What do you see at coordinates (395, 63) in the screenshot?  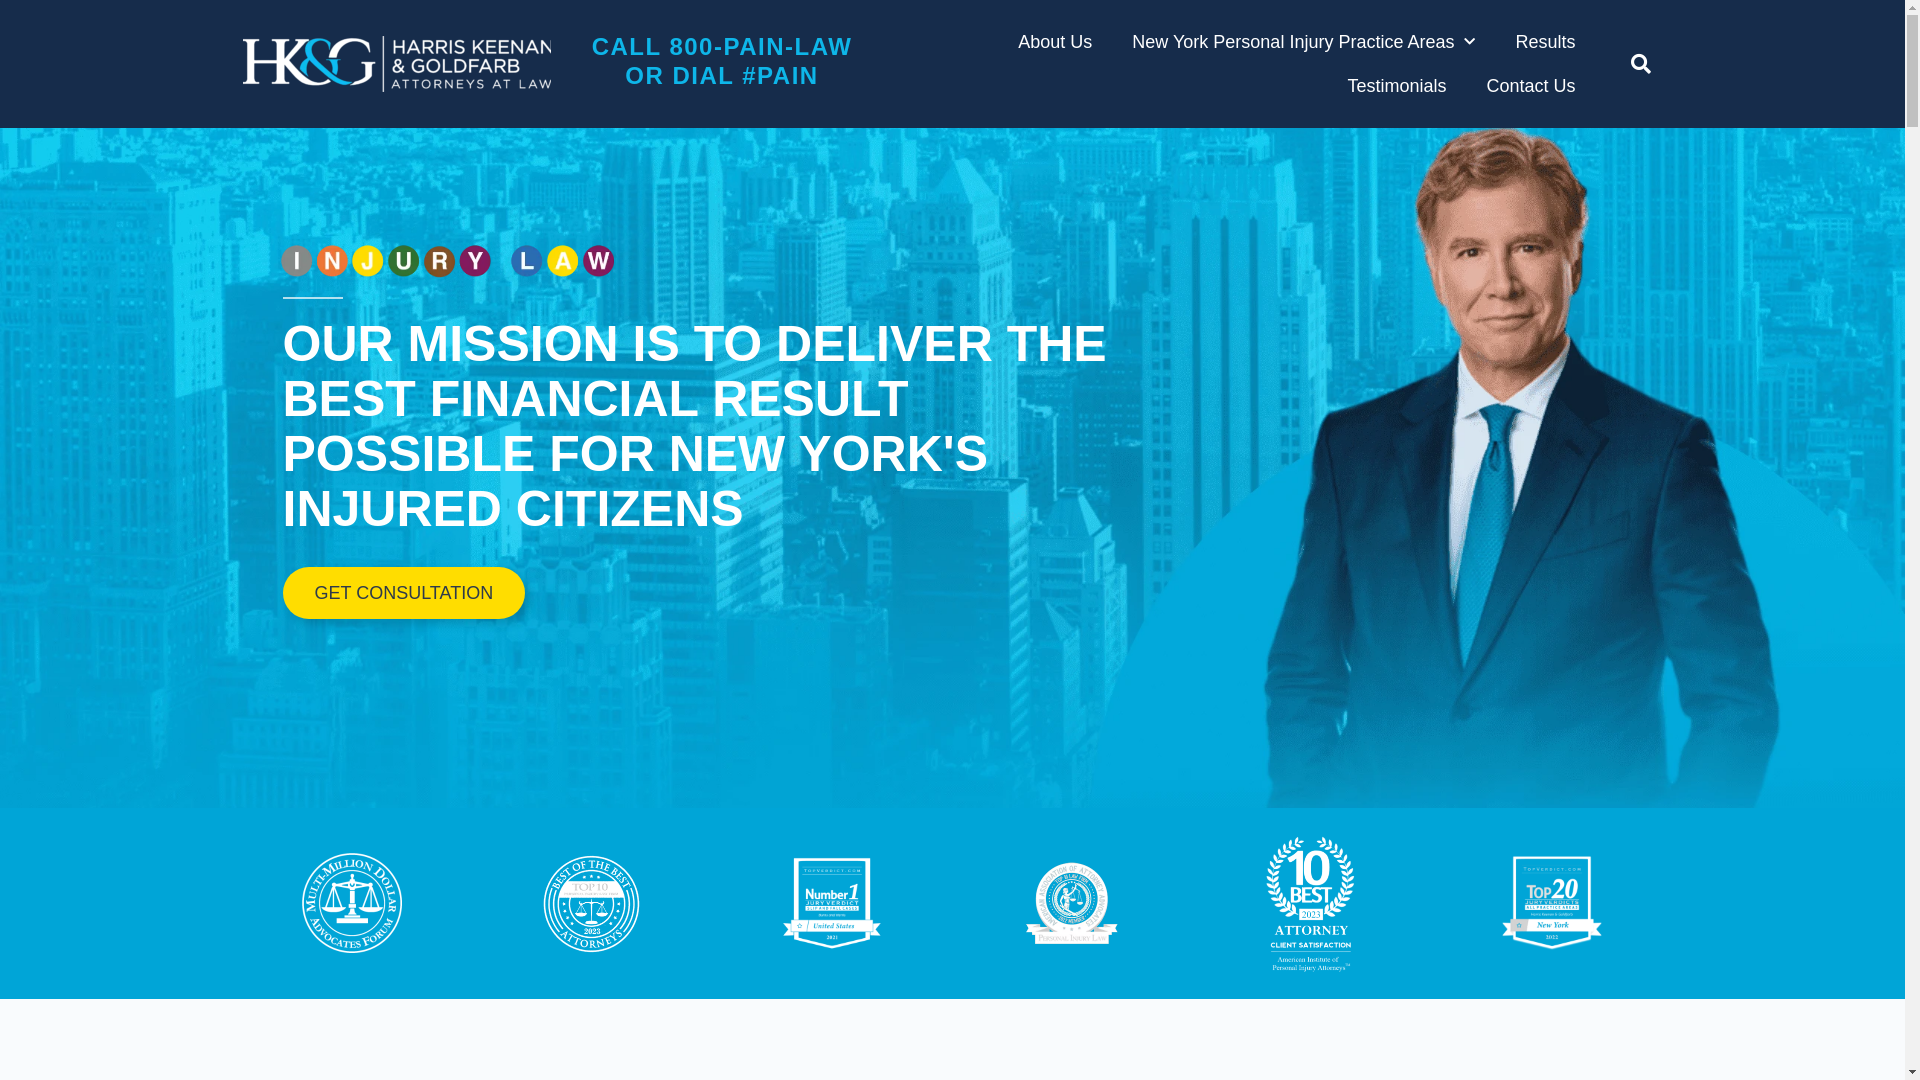 I see `'HKGLogo_blue.png'` at bounding box center [395, 63].